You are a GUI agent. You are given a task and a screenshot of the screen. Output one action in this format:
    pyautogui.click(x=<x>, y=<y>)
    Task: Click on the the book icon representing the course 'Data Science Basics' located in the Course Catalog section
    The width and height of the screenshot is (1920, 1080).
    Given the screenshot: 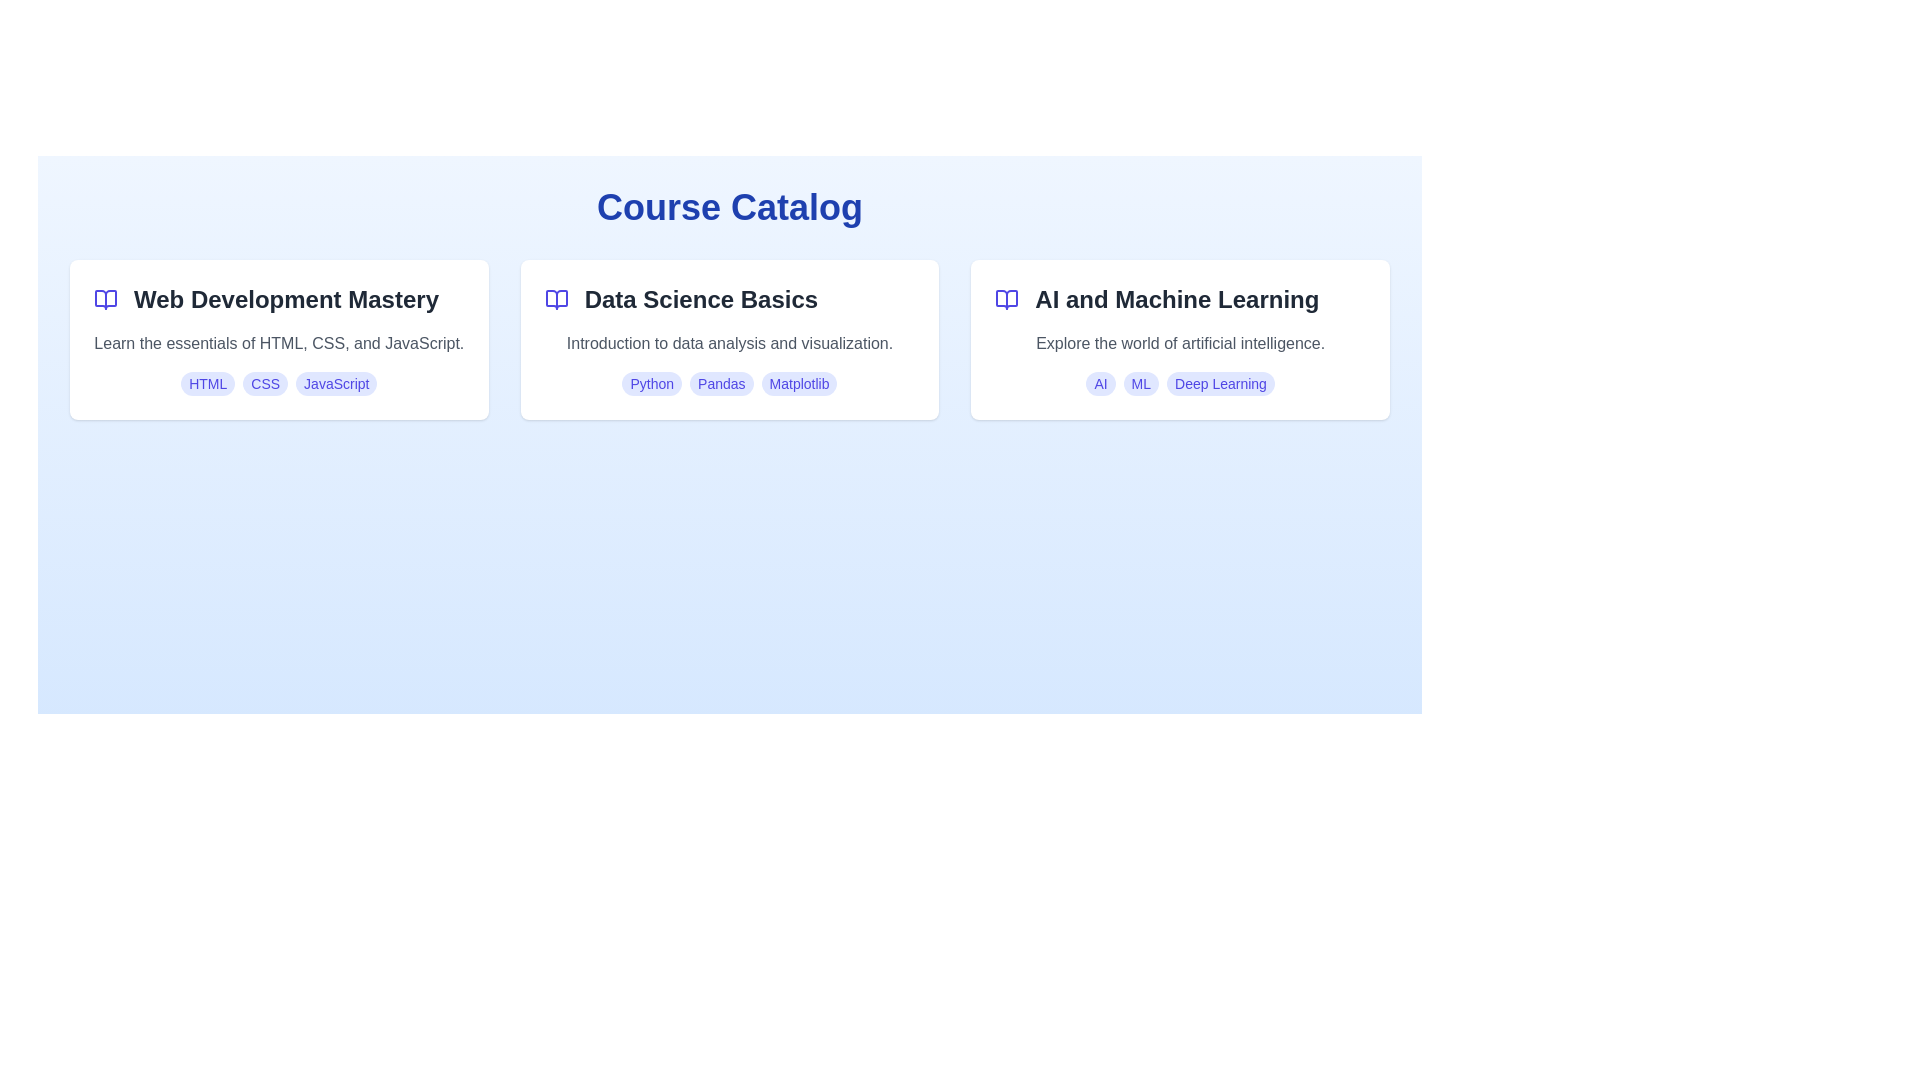 What is the action you would take?
    pyautogui.click(x=556, y=300)
    